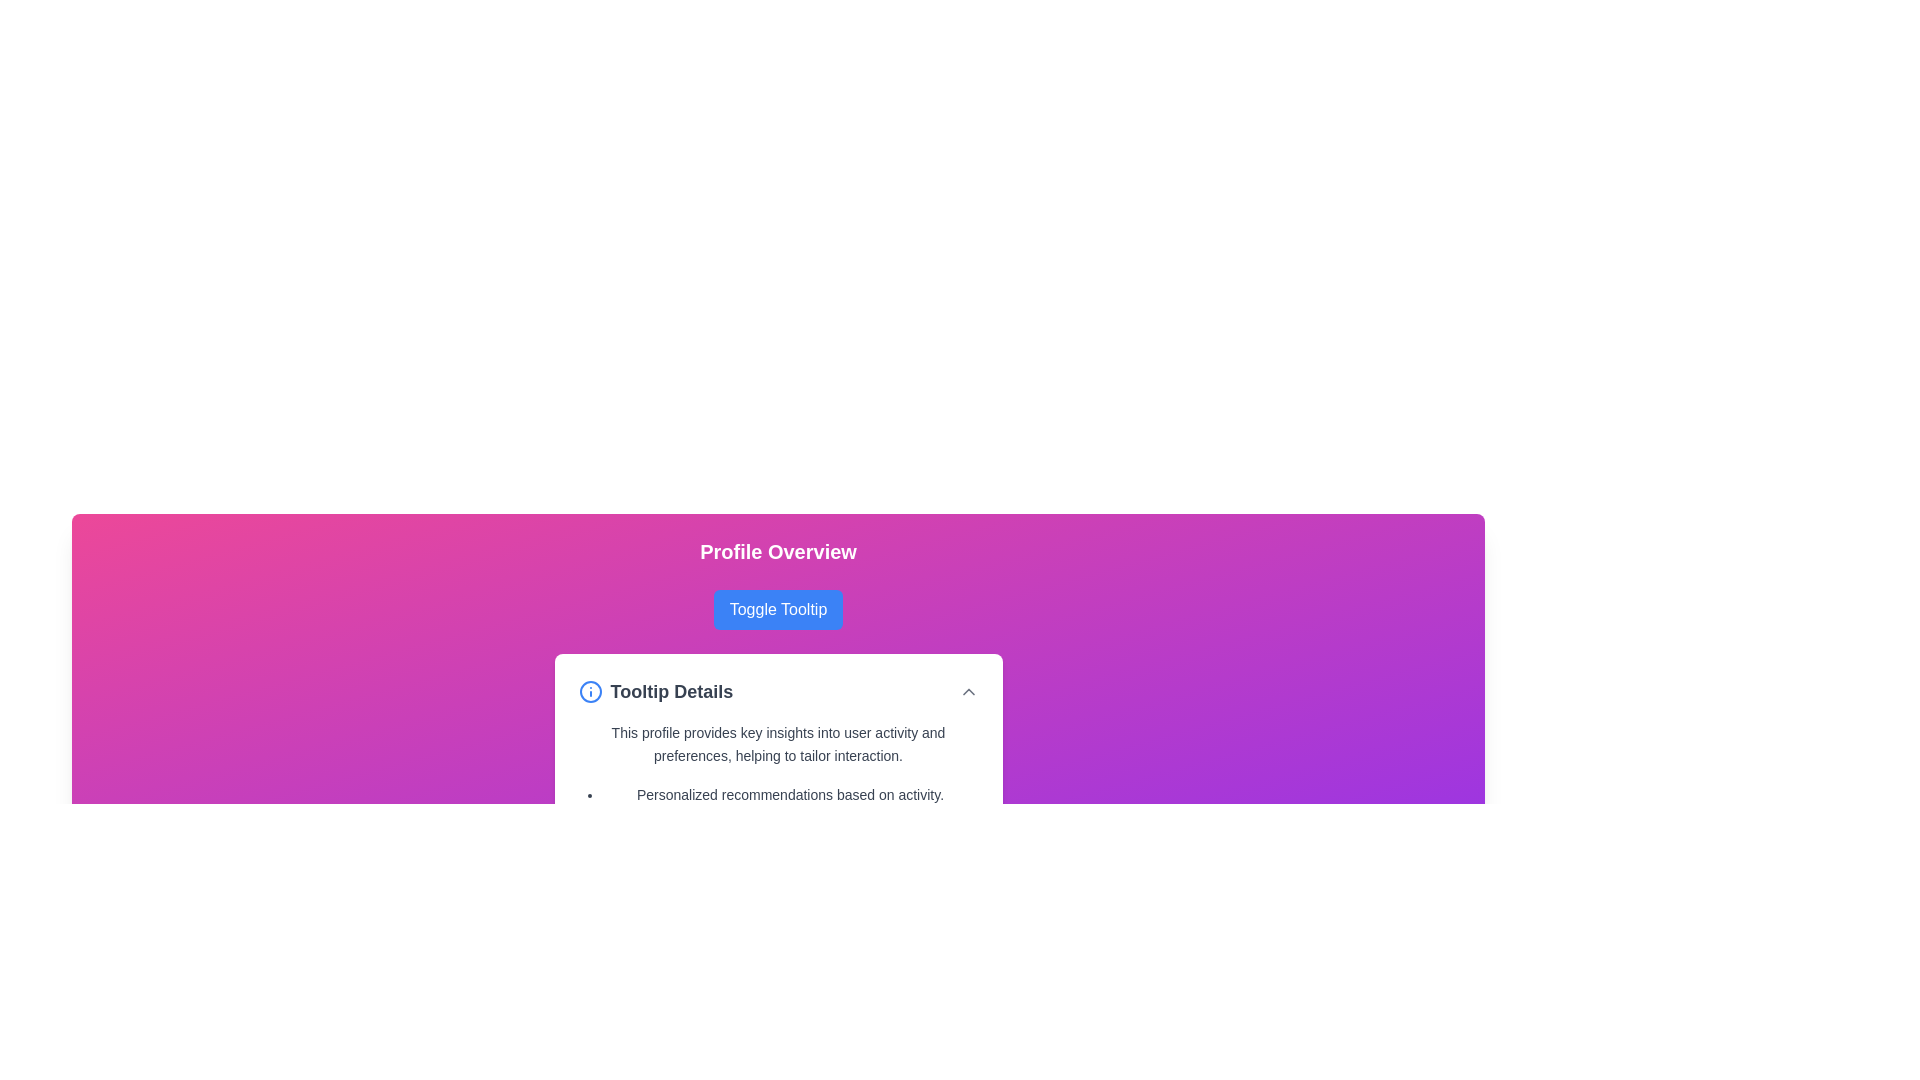  What do you see at coordinates (655, 690) in the screenshot?
I see `the Label and Icon Combination containing the circular info symbol with a blue outline and the text 'Tooltip Details', located under the 'Profile Overview' heading` at bounding box center [655, 690].